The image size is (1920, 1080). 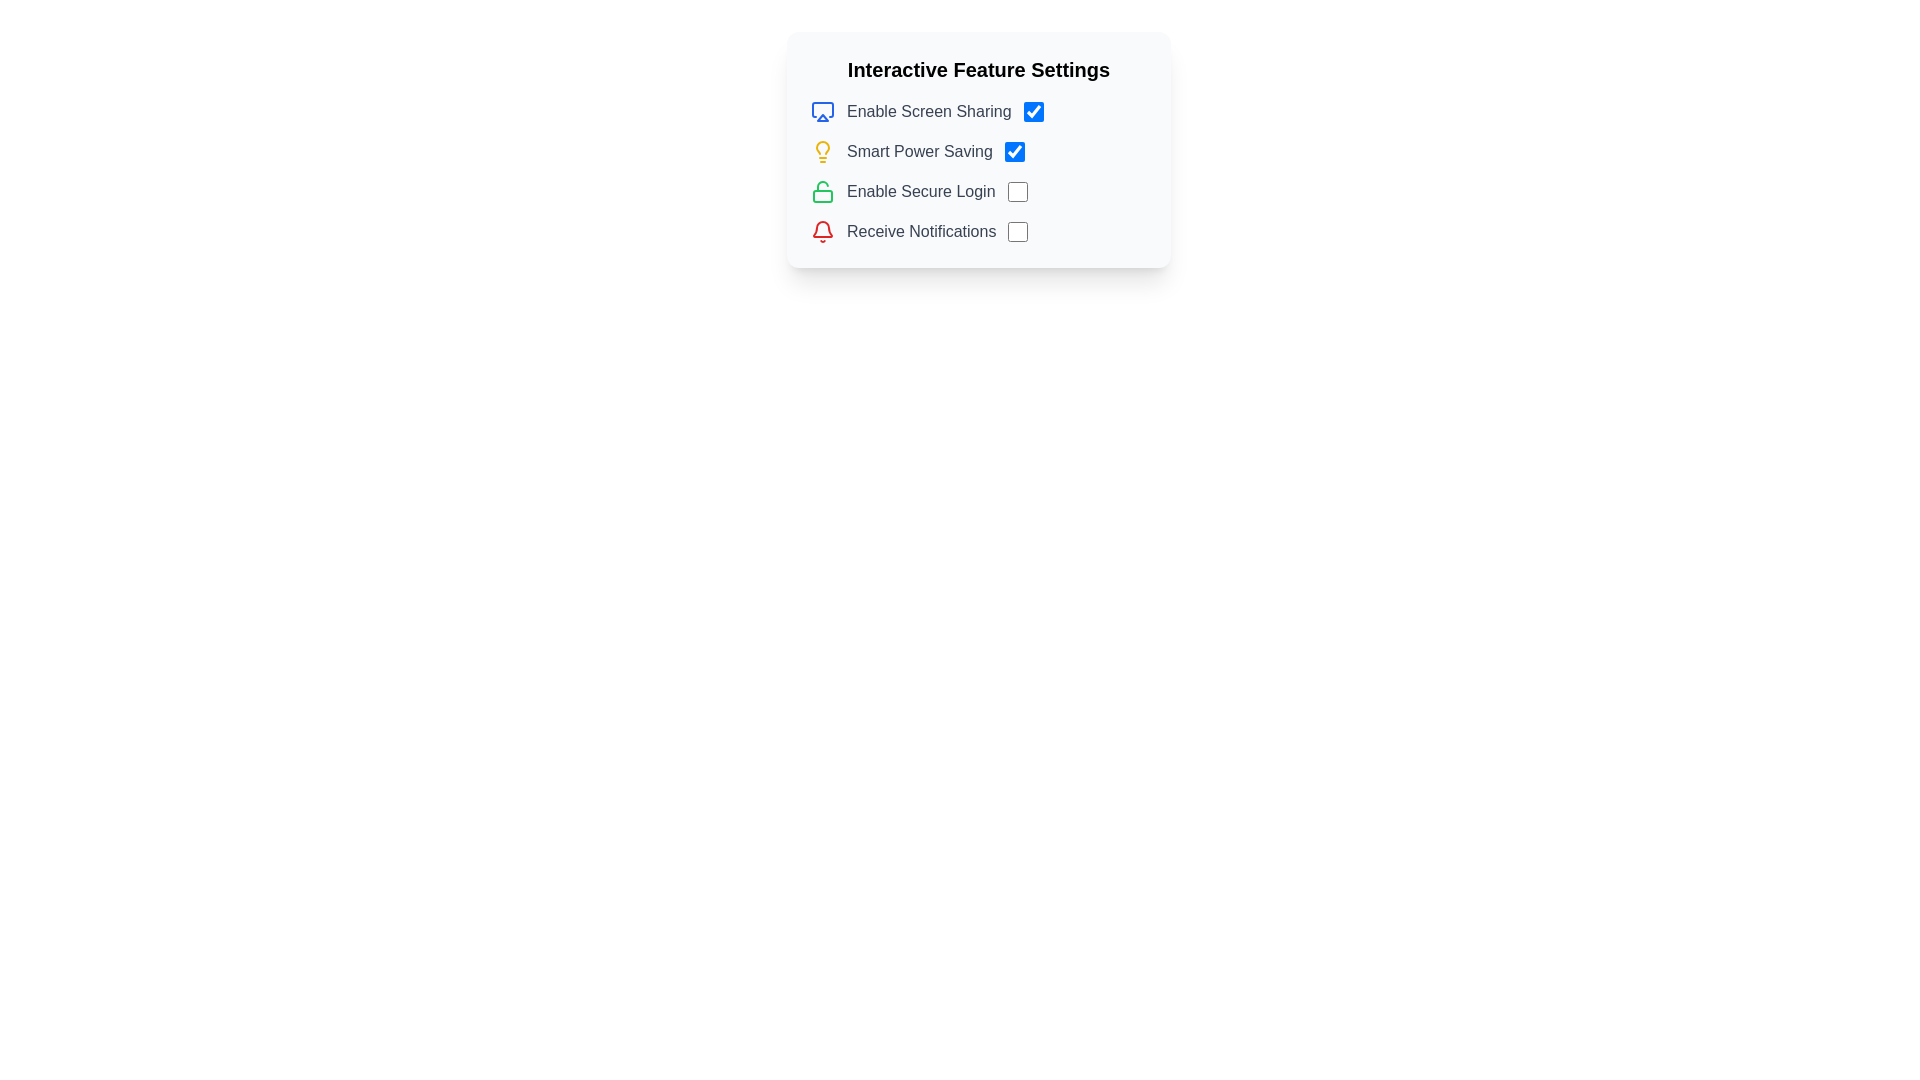 What do you see at coordinates (920, 192) in the screenshot?
I see `the descriptive text label for the secure login functionality, which is located between a lock icon and a checkbox in the settings panel` at bounding box center [920, 192].